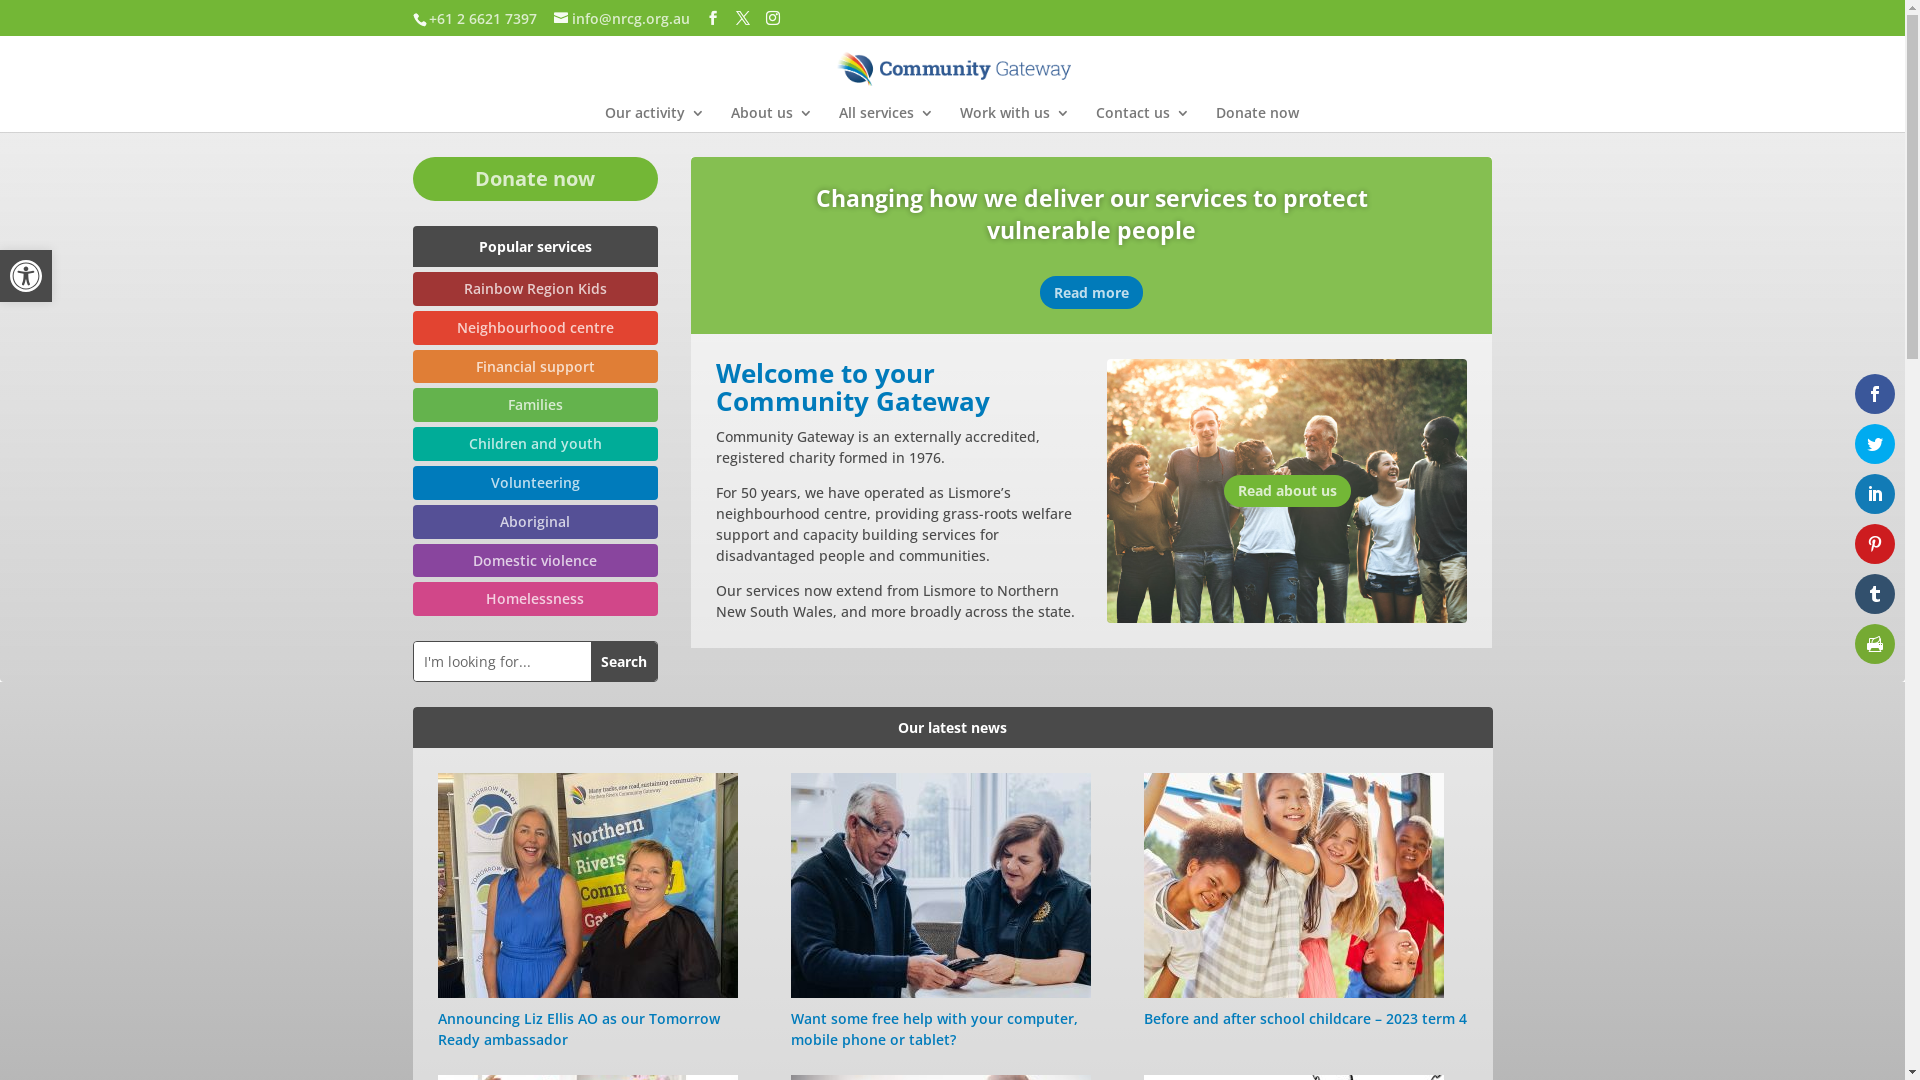  I want to click on 'Rainbow Region Kids', so click(534, 289).